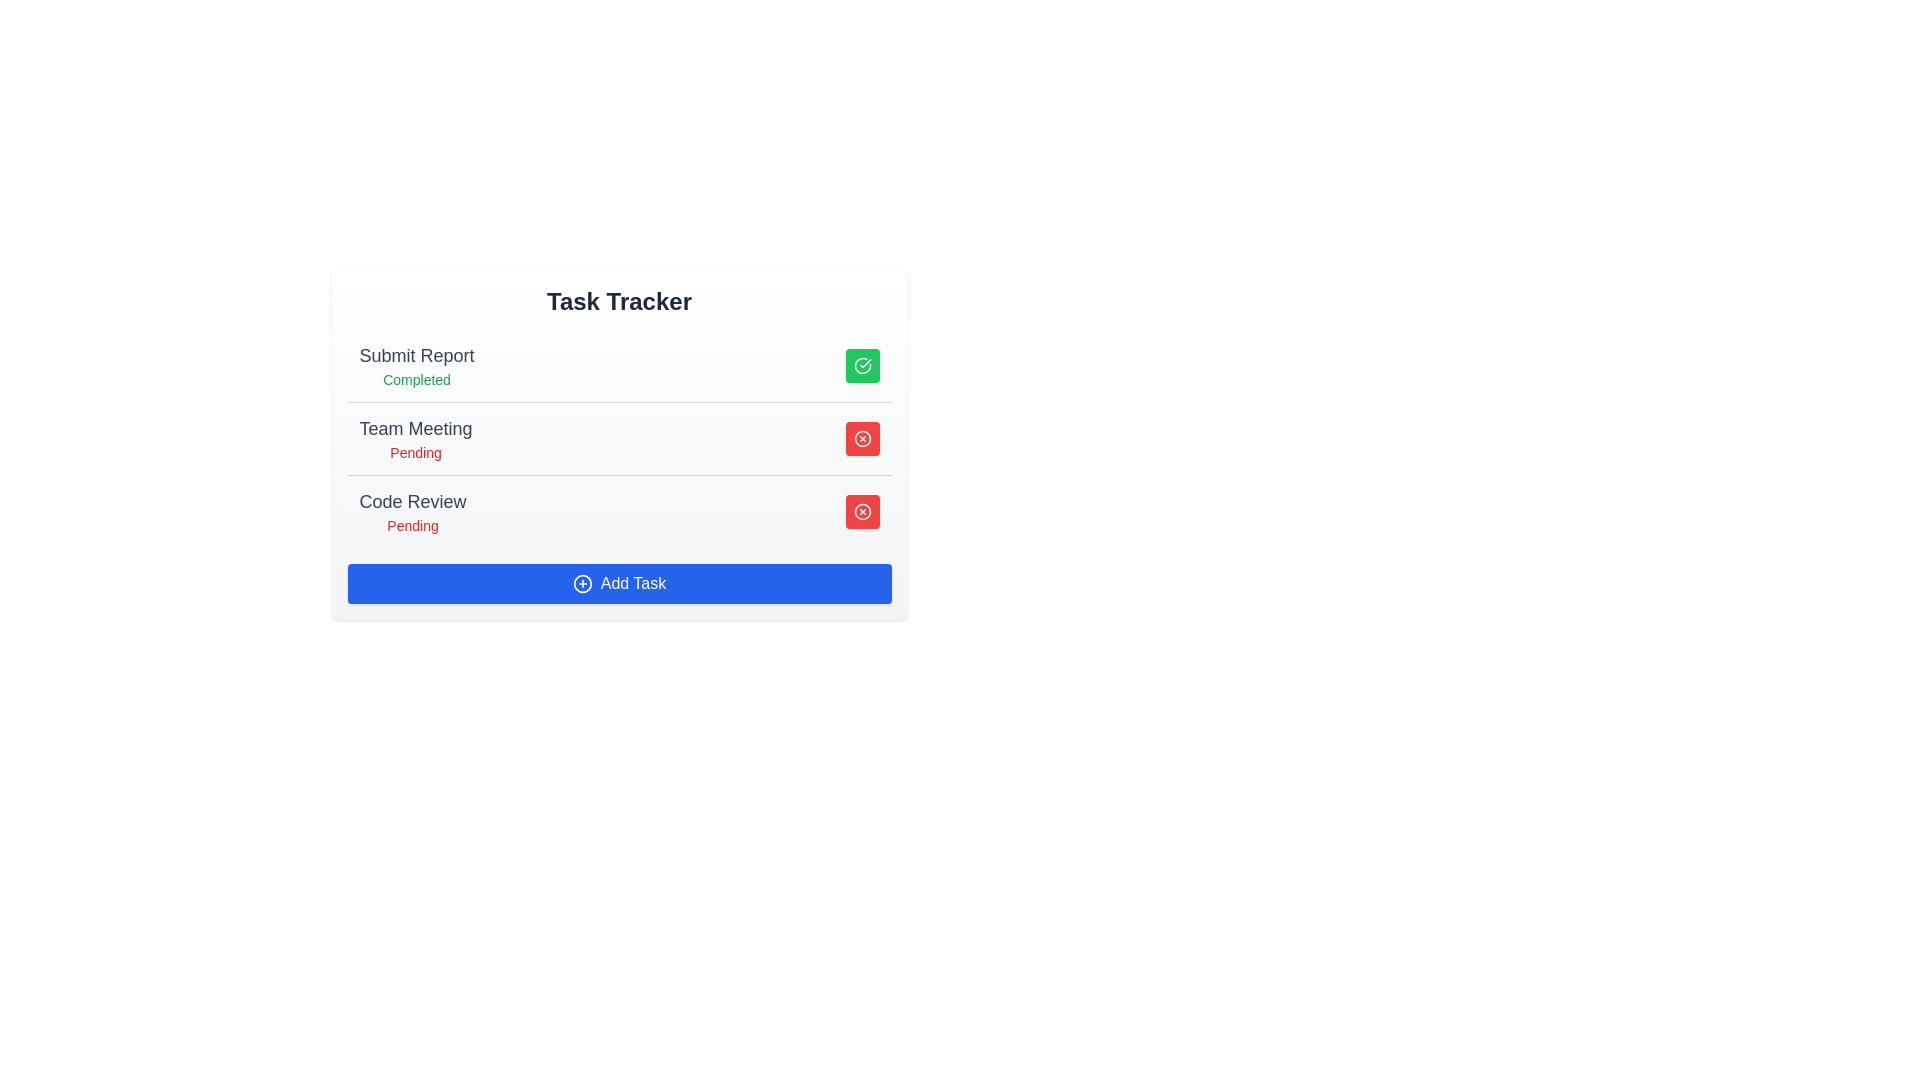 The height and width of the screenshot is (1080, 1920). Describe the element at coordinates (618, 510) in the screenshot. I see `task name 'Code Review' and its status 'Pending' from the third task entry in the Task Tracker section, which has a light background and includes a red button with an 'X' icon` at that location.